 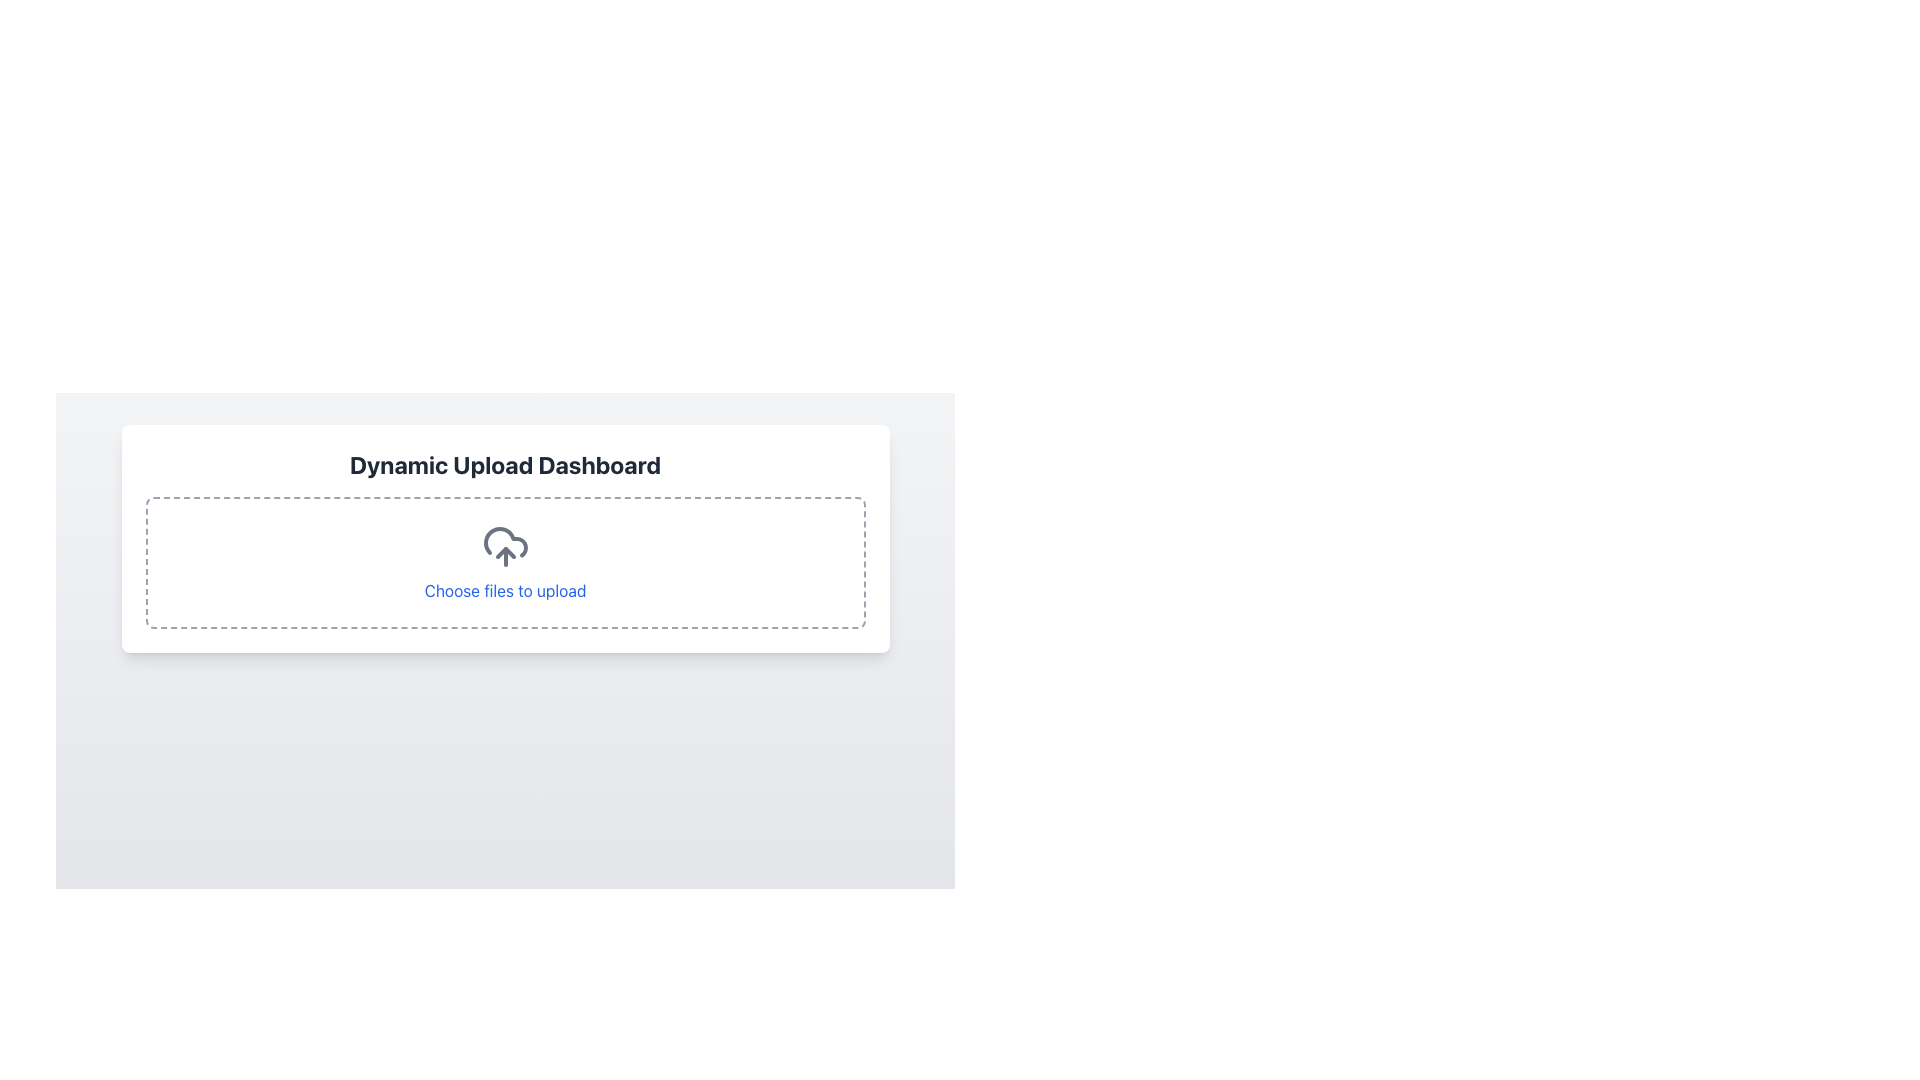 What do you see at coordinates (505, 552) in the screenshot?
I see `the upward-pointing arrow icon within the cloud-upload illustration, located at the bottom-center of the cloud in the Dynamic Upload Dashboard` at bounding box center [505, 552].